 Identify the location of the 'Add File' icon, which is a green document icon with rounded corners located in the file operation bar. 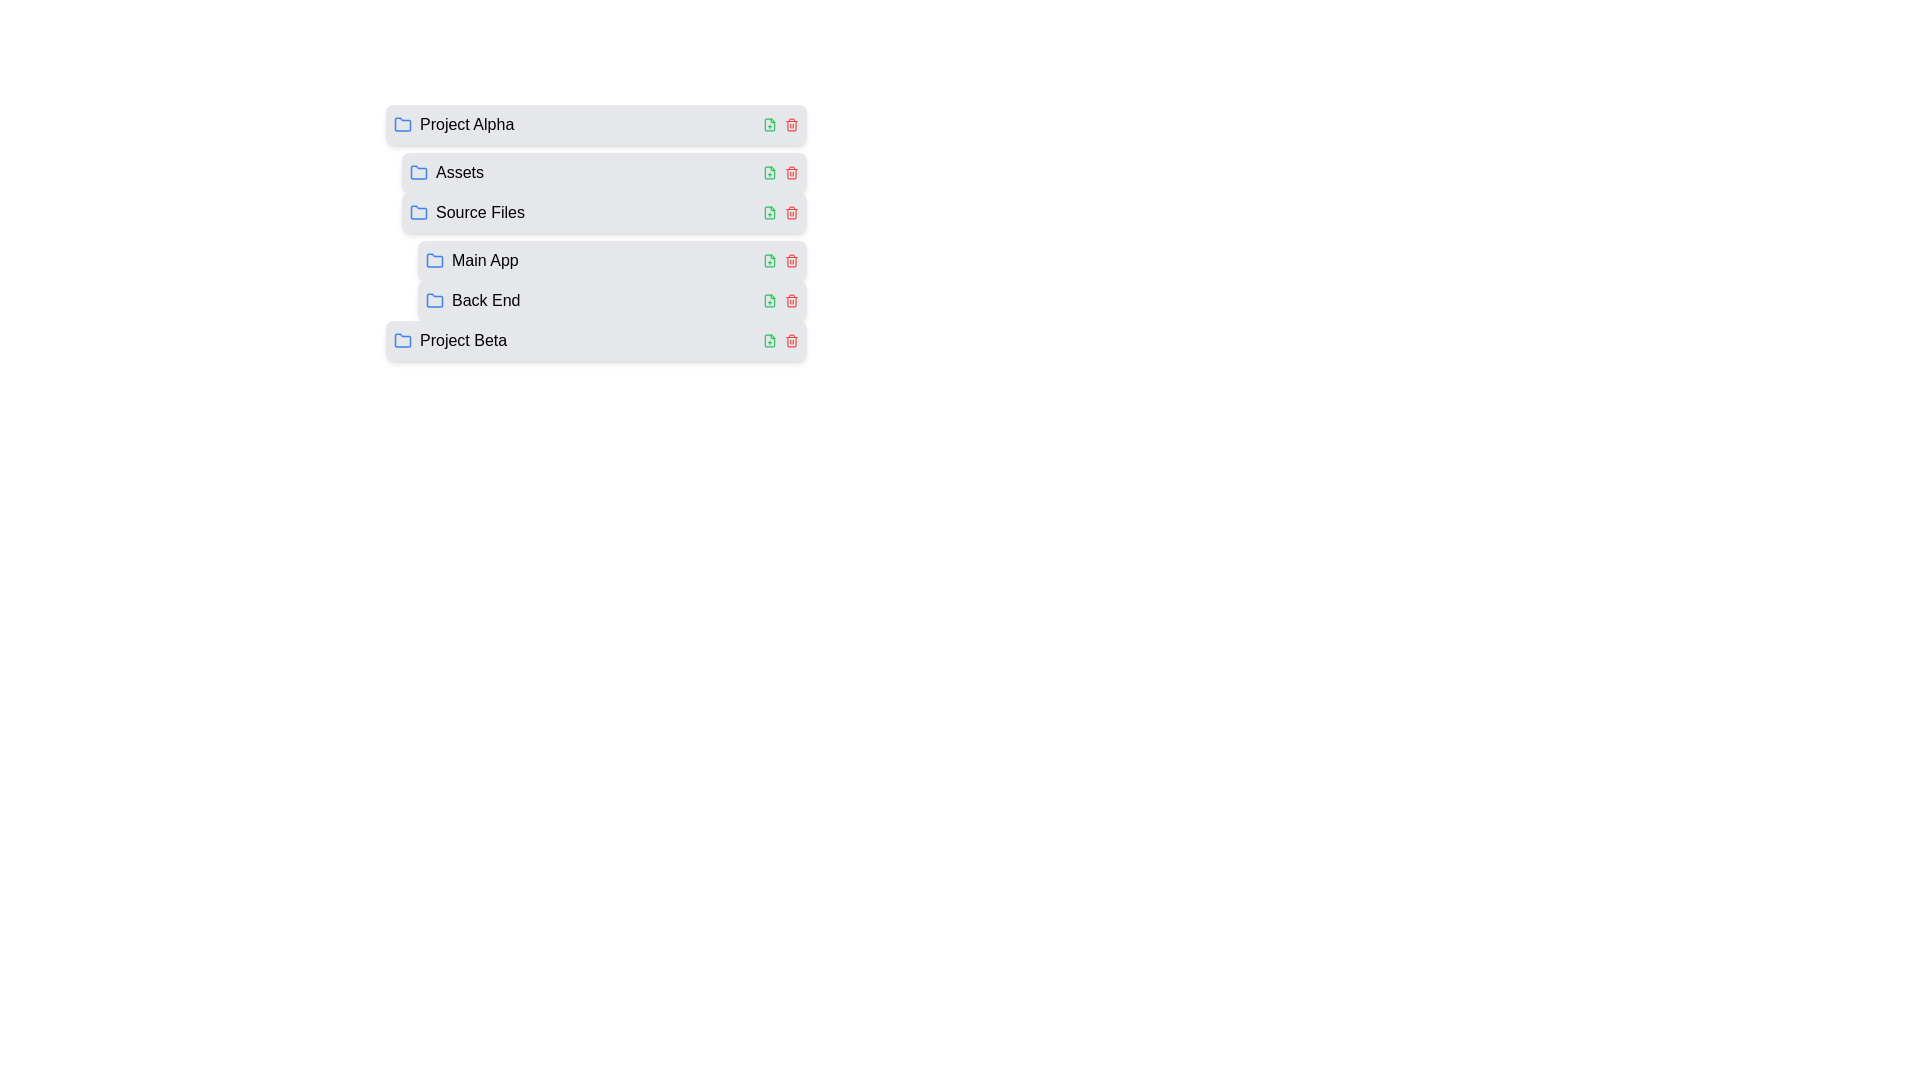
(768, 212).